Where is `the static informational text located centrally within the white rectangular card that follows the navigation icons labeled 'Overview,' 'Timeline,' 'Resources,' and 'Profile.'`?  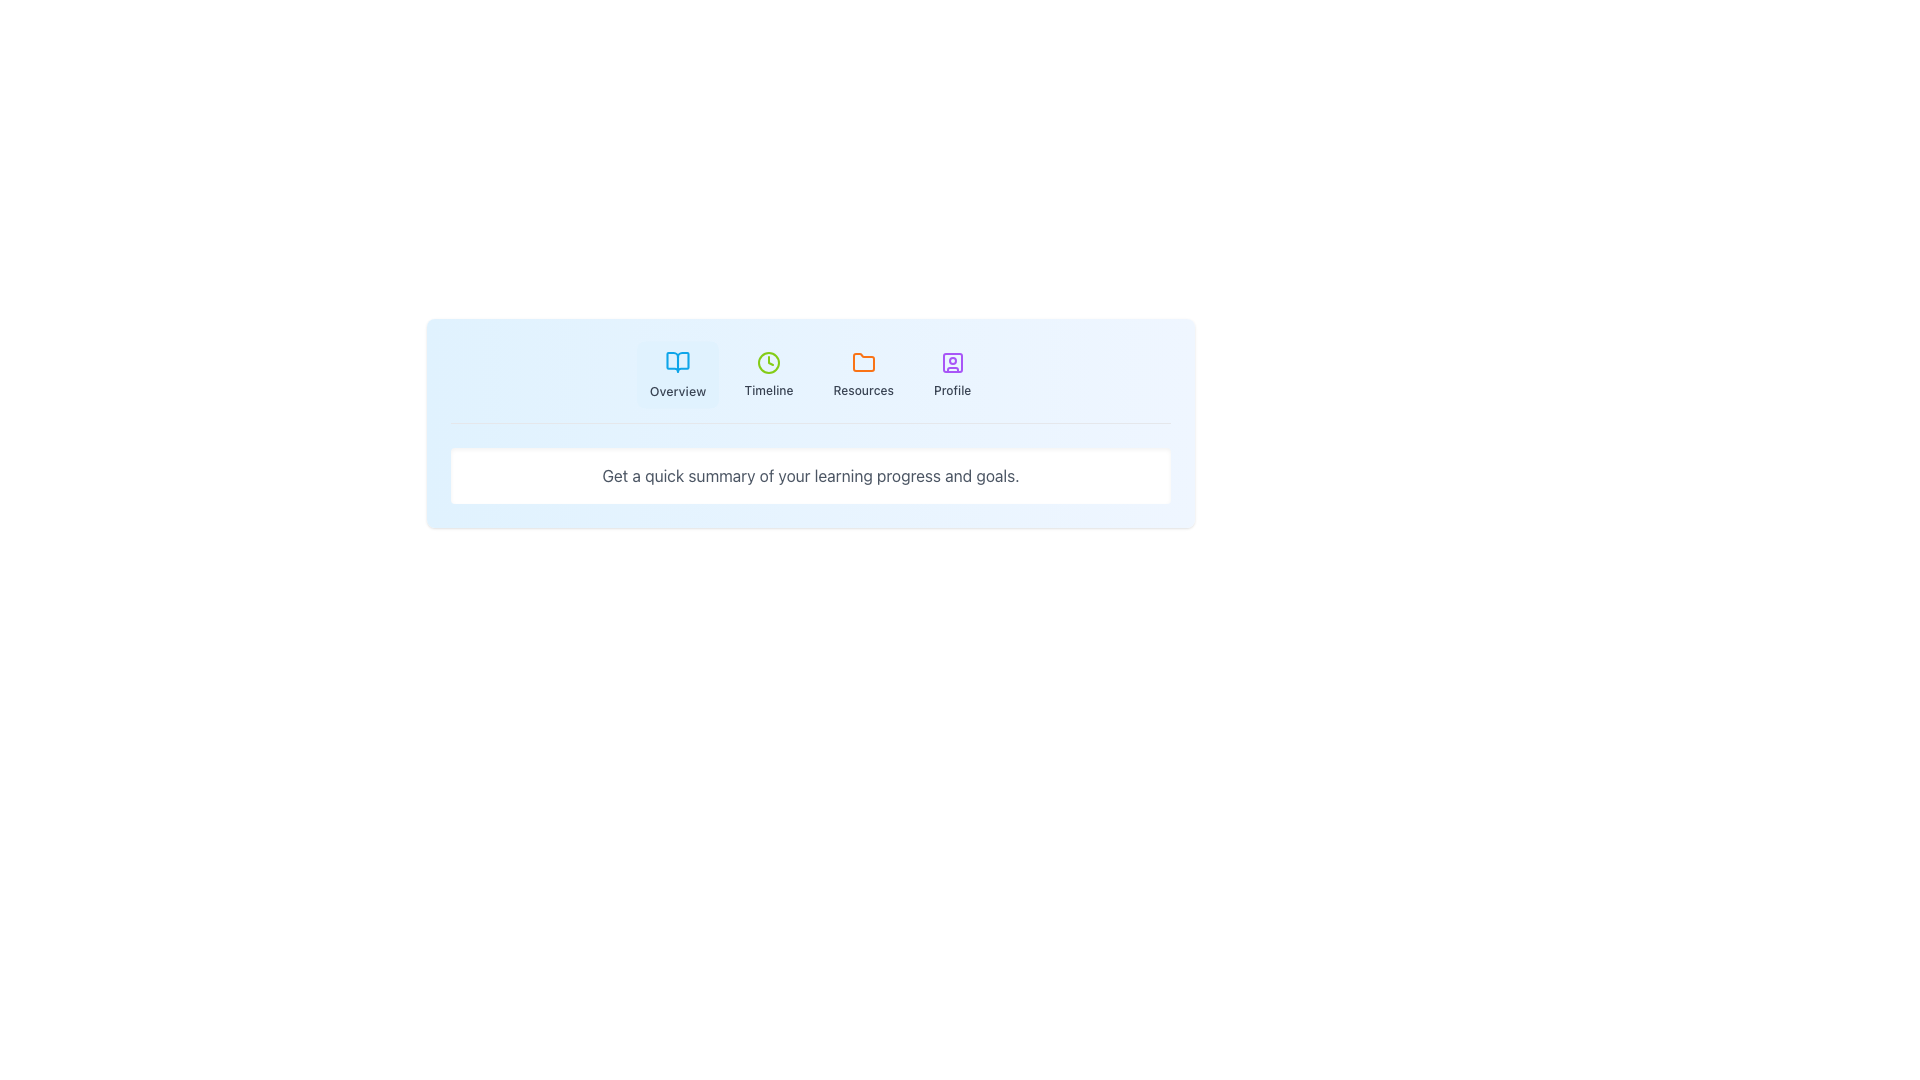 the static informational text located centrally within the white rectangular card that follows the navigation icons labeled 'Overview,' 'Timeline,' 'Resources,' and 'Profile.' is located at coordinates (811, 475).